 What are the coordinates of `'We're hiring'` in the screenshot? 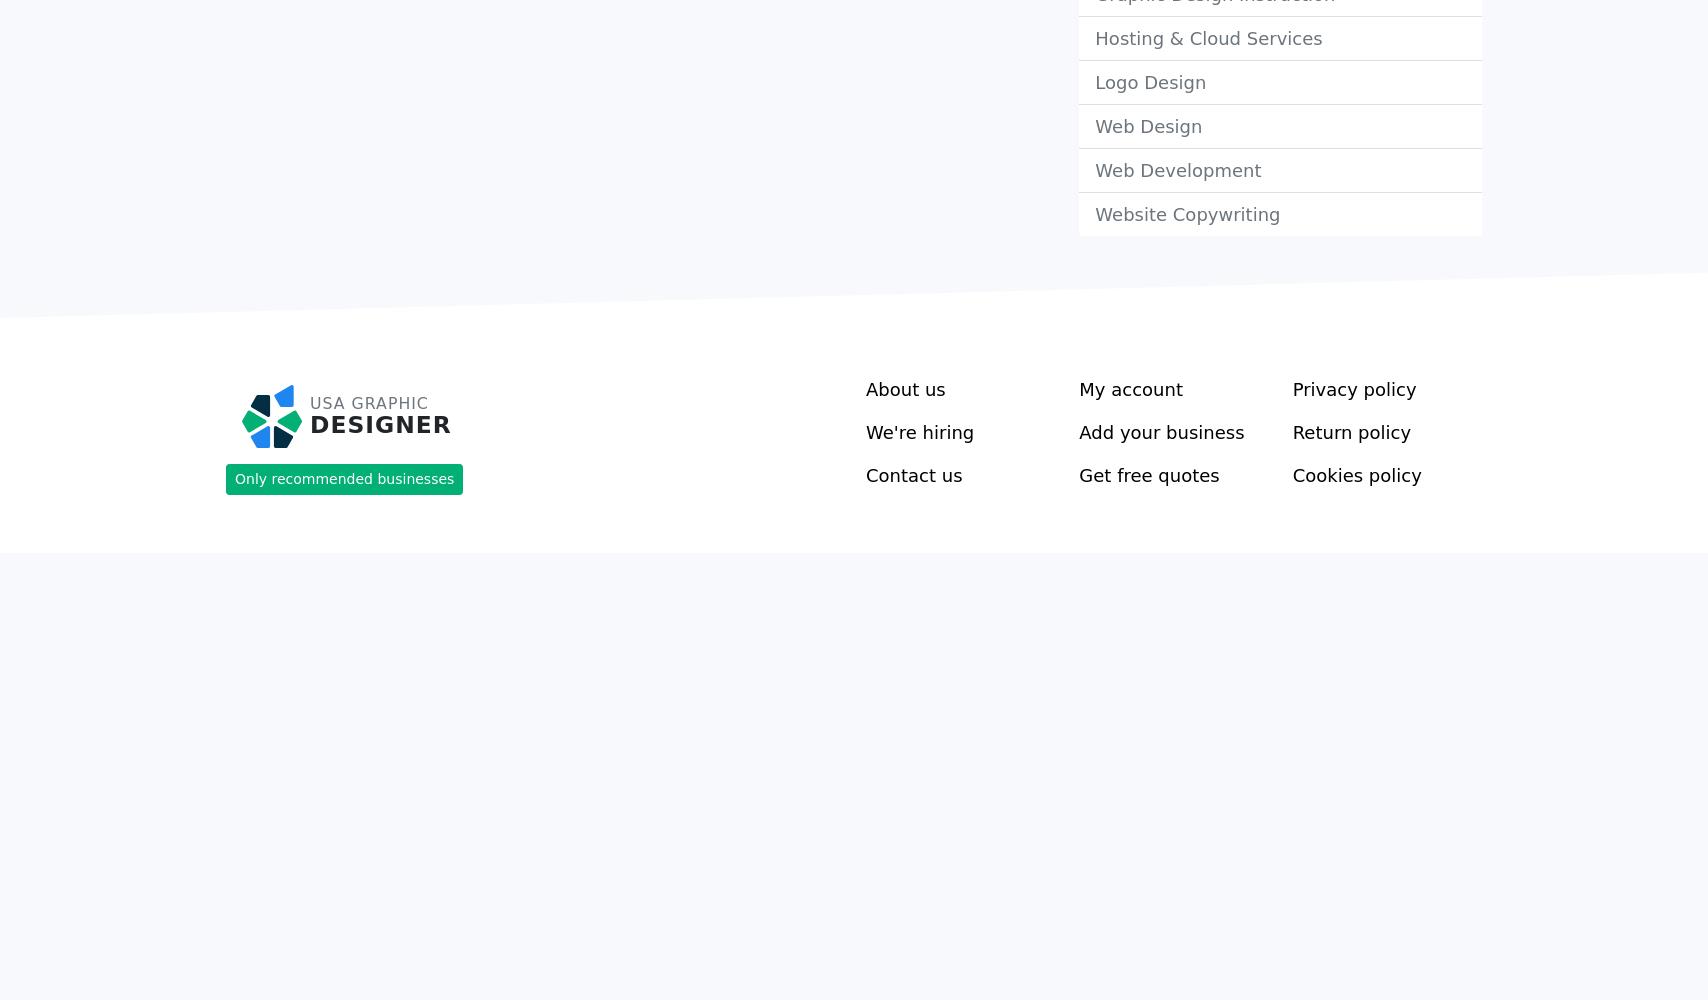 It's located at (919, 431).